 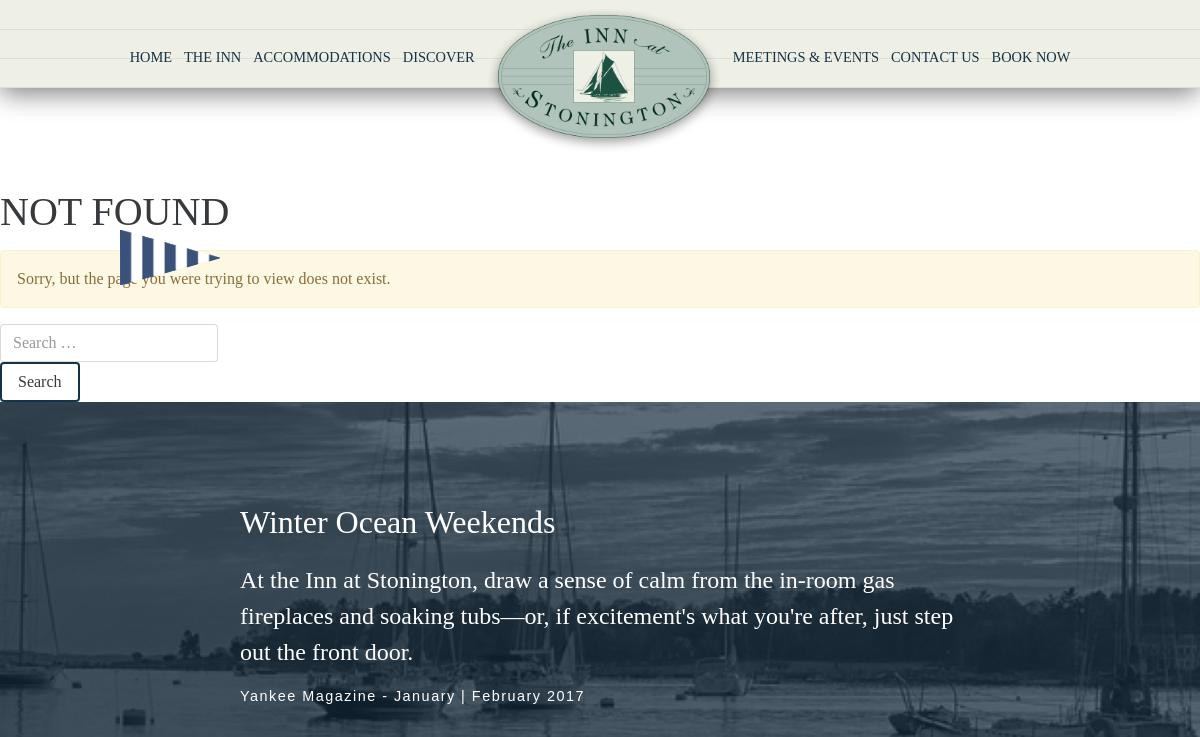 I want to click on 'Not Found', so click(x=114, y=211).